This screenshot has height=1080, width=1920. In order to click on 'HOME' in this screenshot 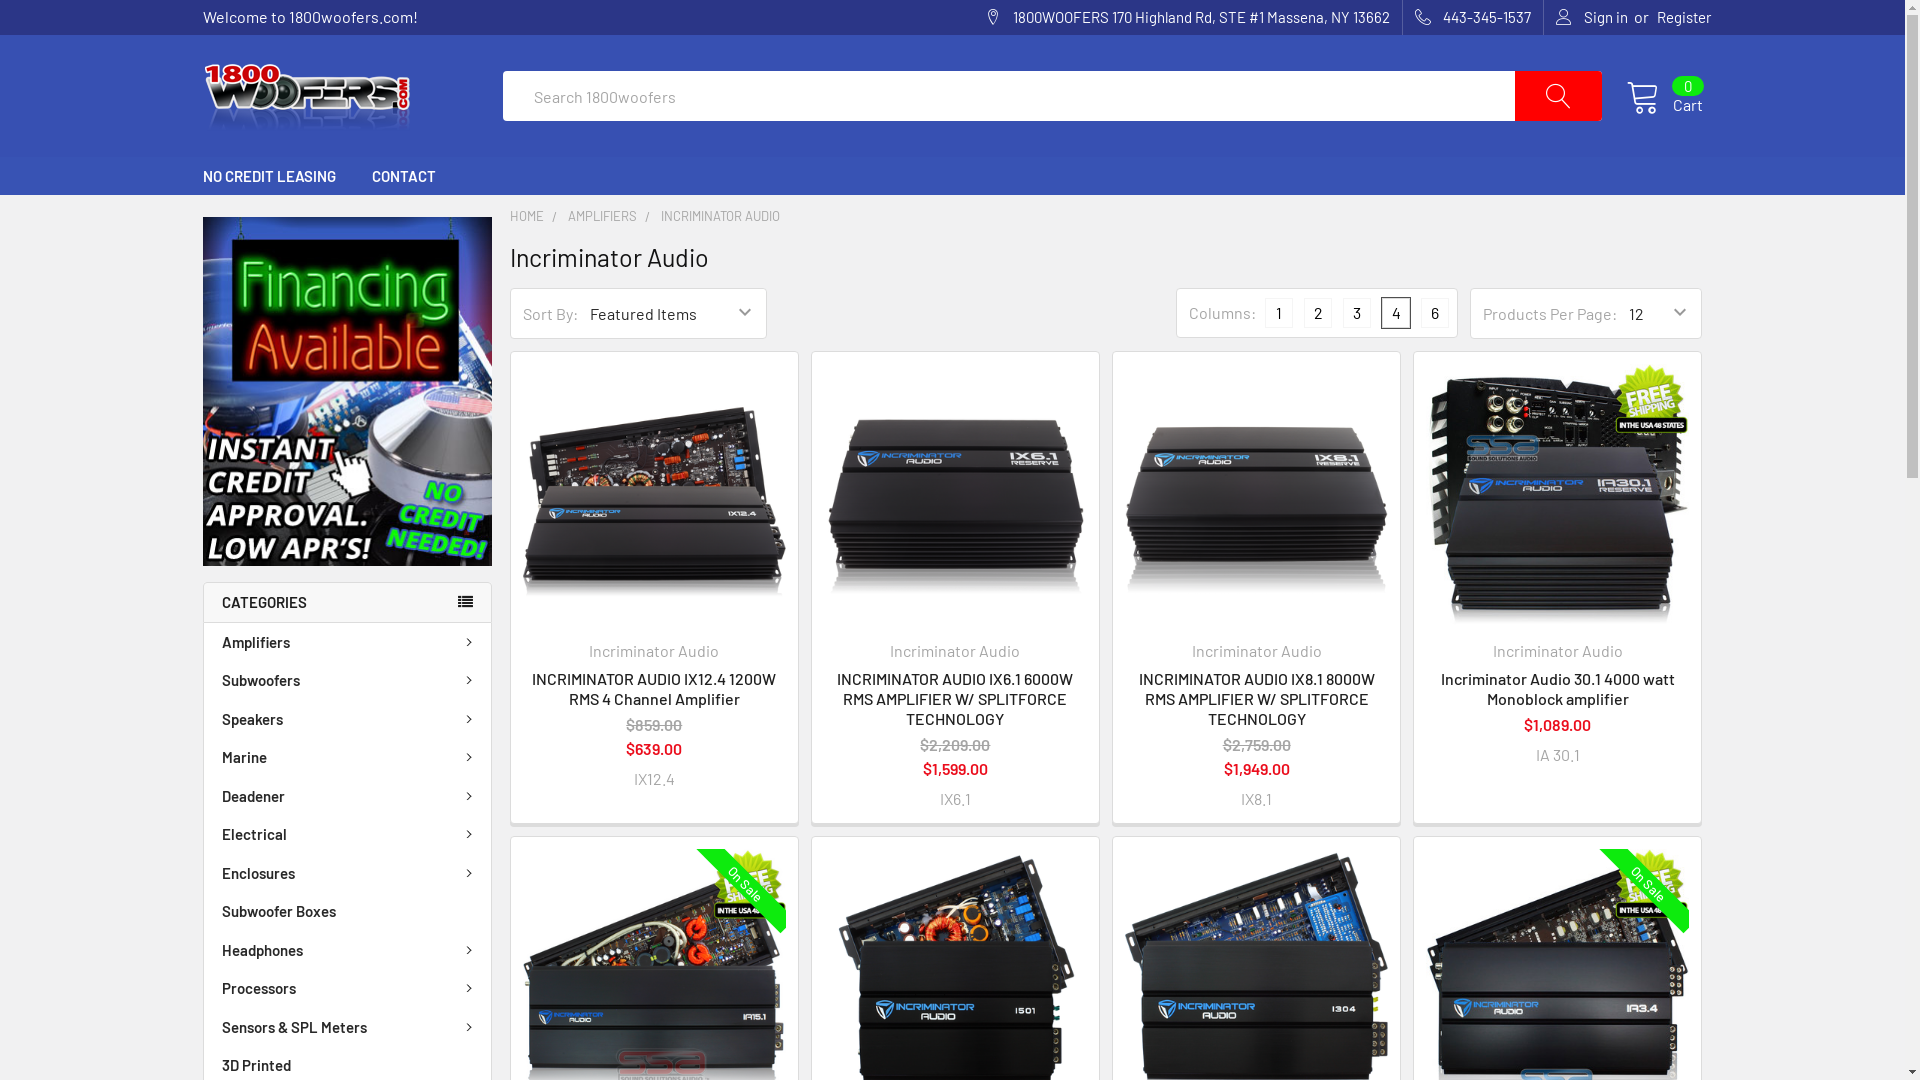, I will do `click(527, 216)`.